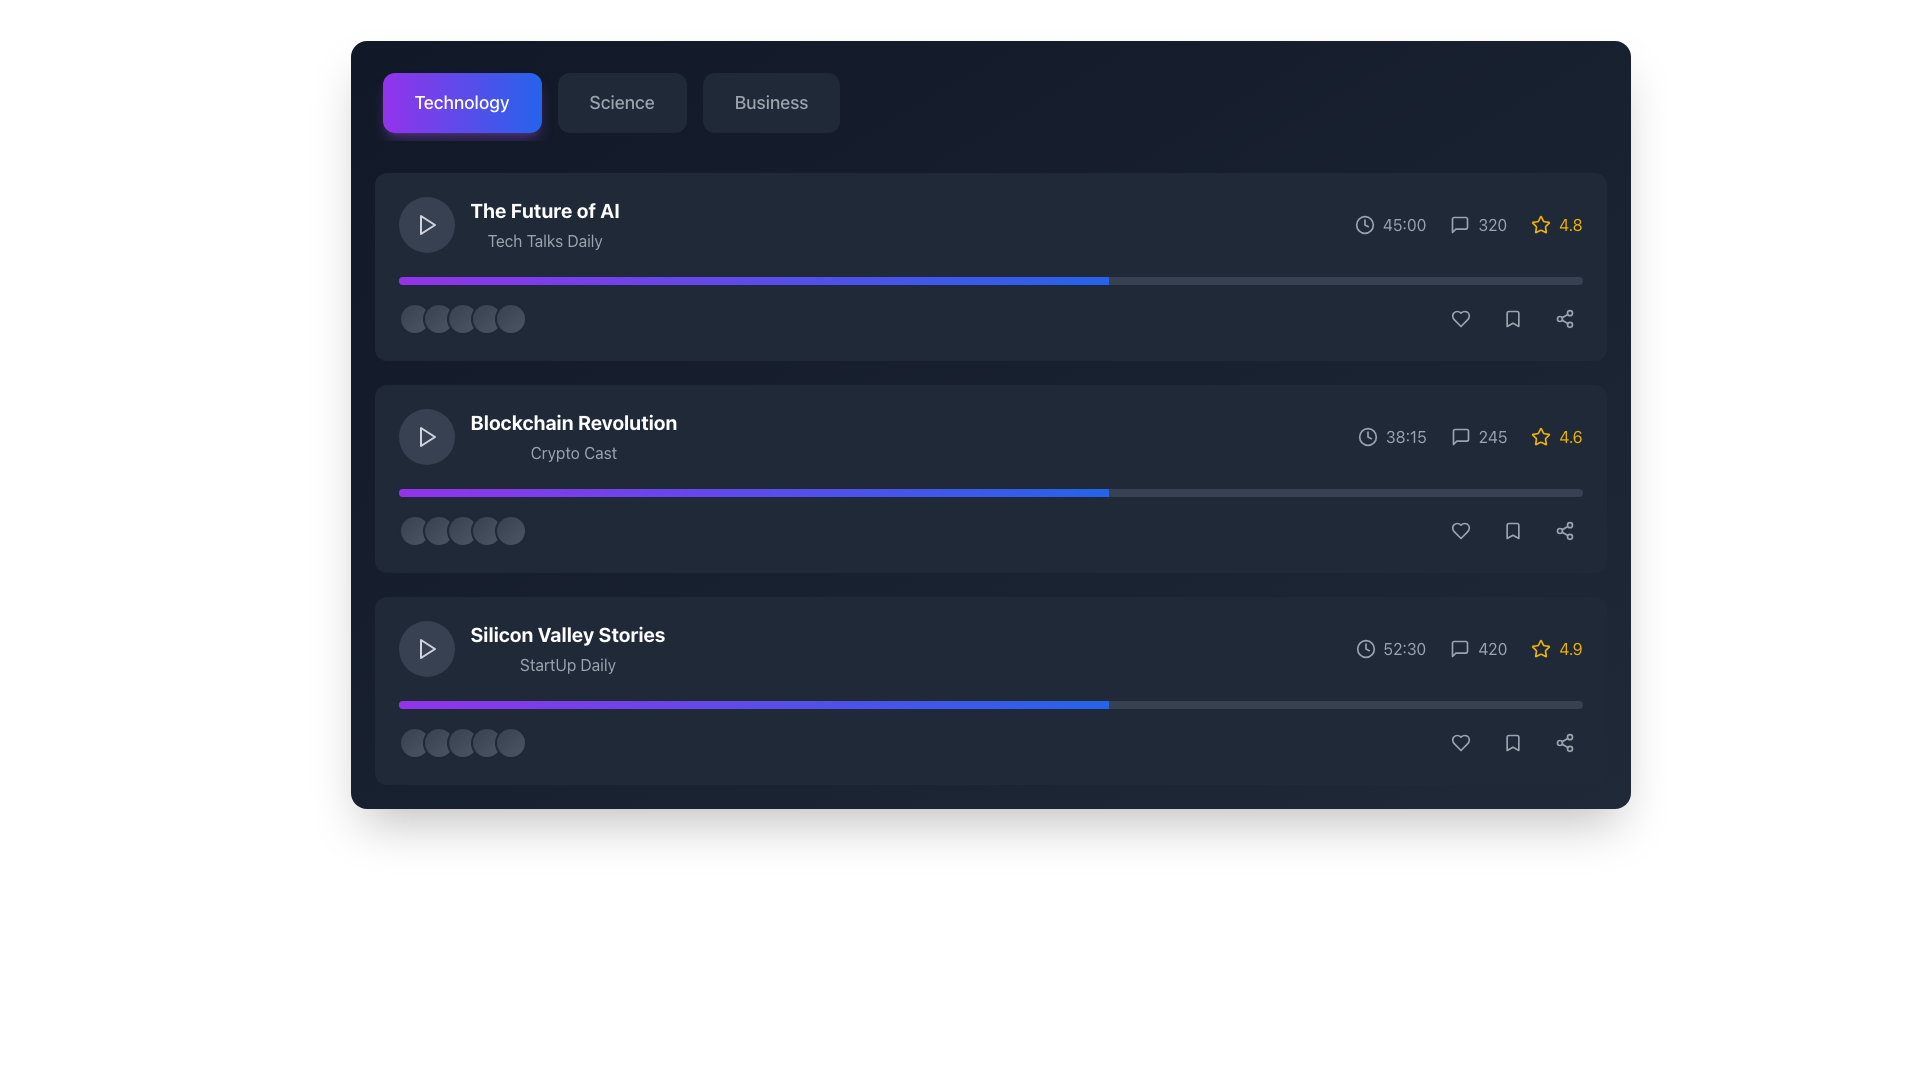 Image resolution: width=1920 pixels, height=1080 pixels. Describe the element at coordinates (603, 493) in the screenshot. I see `progress` at that location.